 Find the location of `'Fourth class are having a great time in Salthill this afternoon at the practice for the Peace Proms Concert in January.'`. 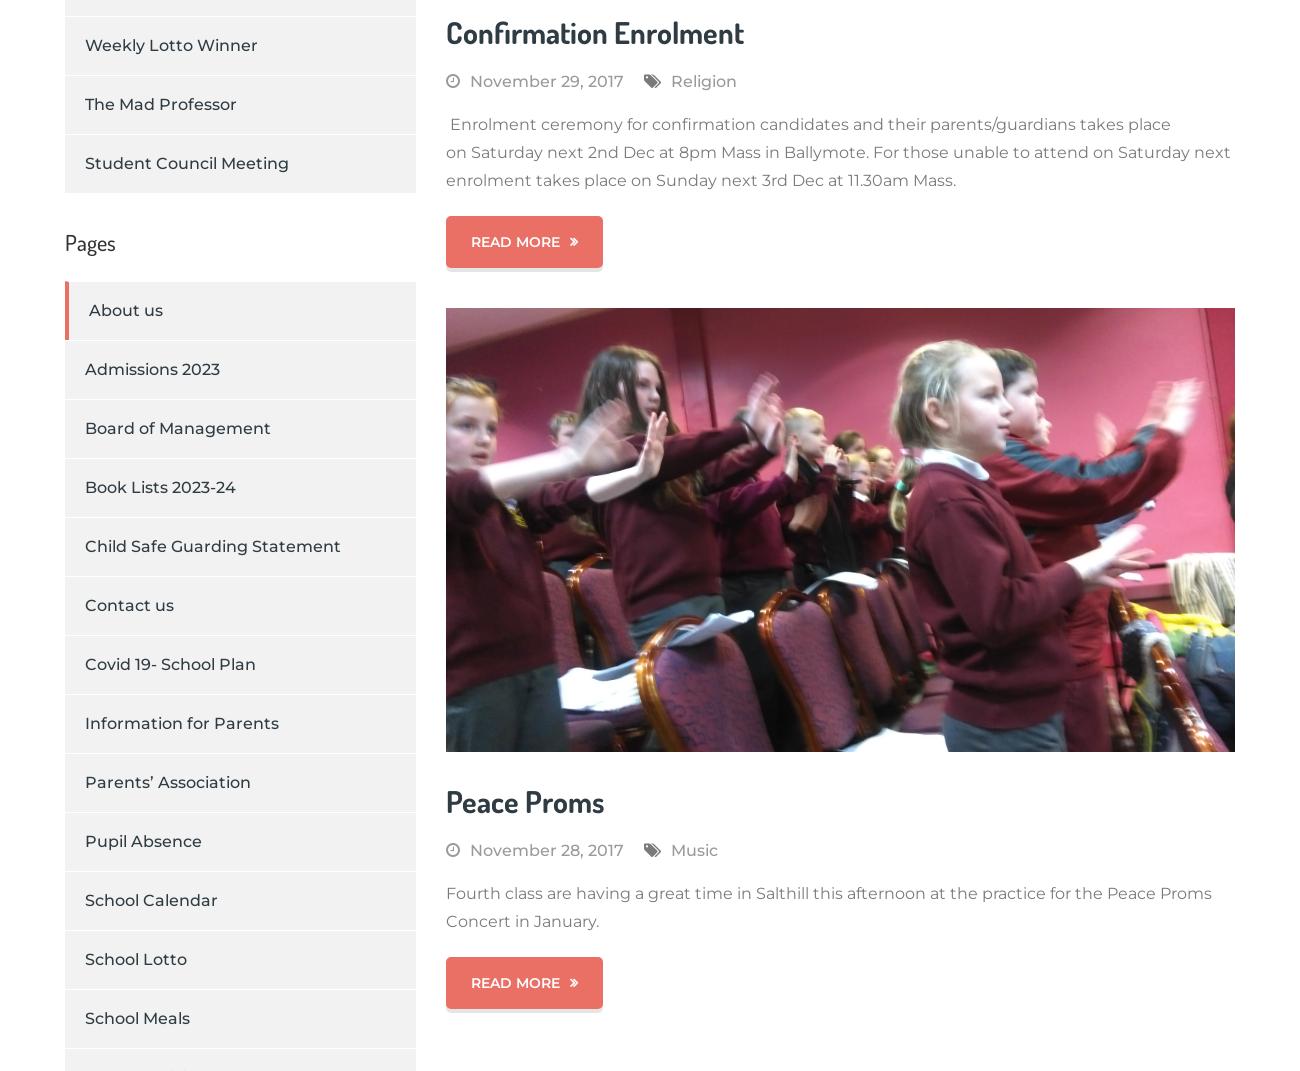

'Fourth class are having a great time in Salthill this afternoon at the practice for the Peace Proms Concert in January.' is located at coordinates (829, 906).